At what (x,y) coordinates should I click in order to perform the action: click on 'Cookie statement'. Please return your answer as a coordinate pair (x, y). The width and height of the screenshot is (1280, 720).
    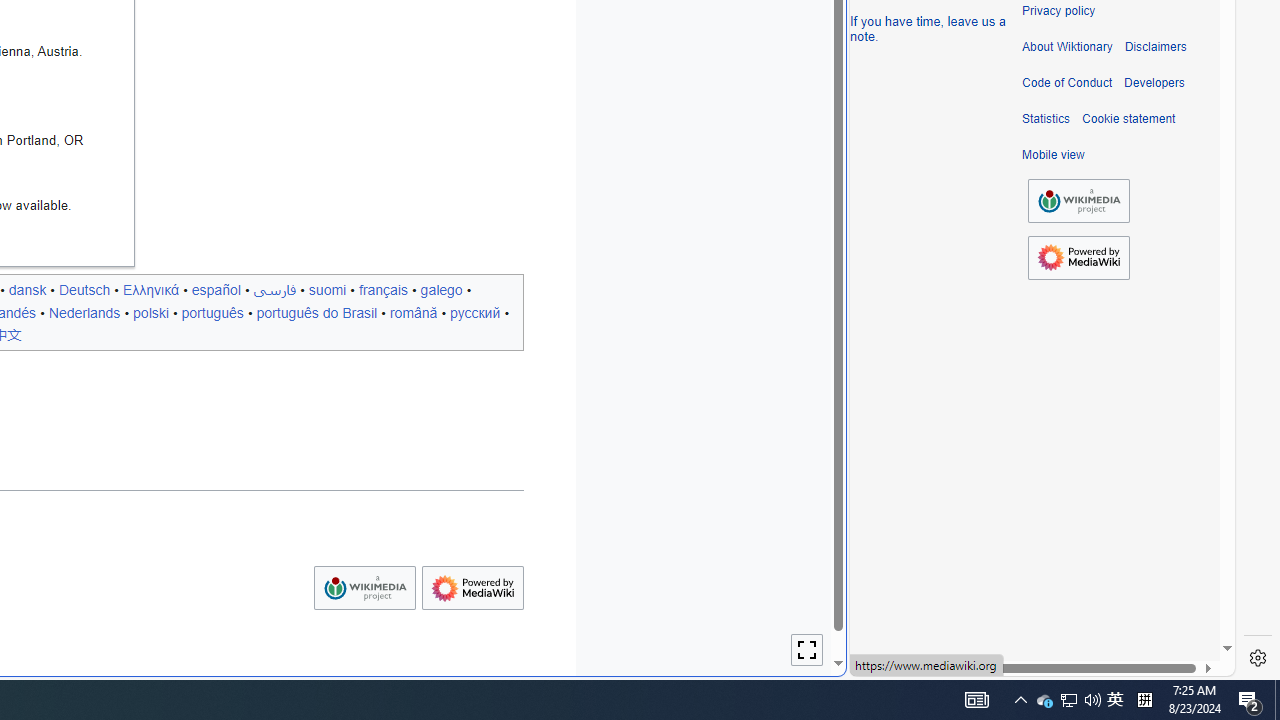
    Looking at the image, I should click on (1128, 119).